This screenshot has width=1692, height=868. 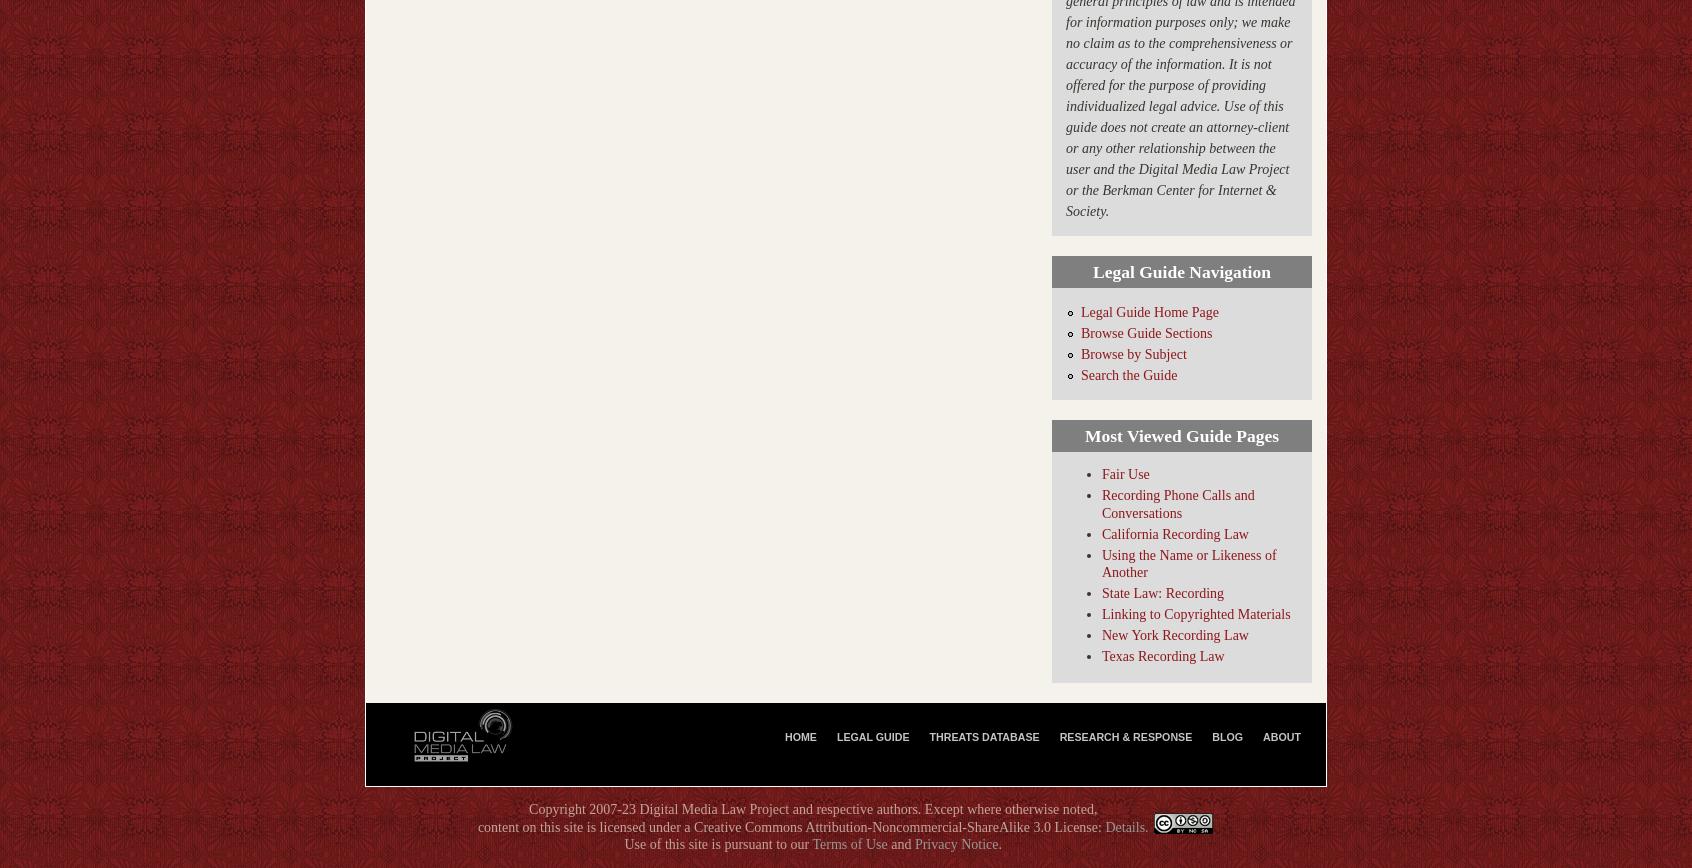 What do you see at coordinates (1101, 593) in the screenshot?
I see `'State Law: Recording'` at bounding box center [1101, 593].